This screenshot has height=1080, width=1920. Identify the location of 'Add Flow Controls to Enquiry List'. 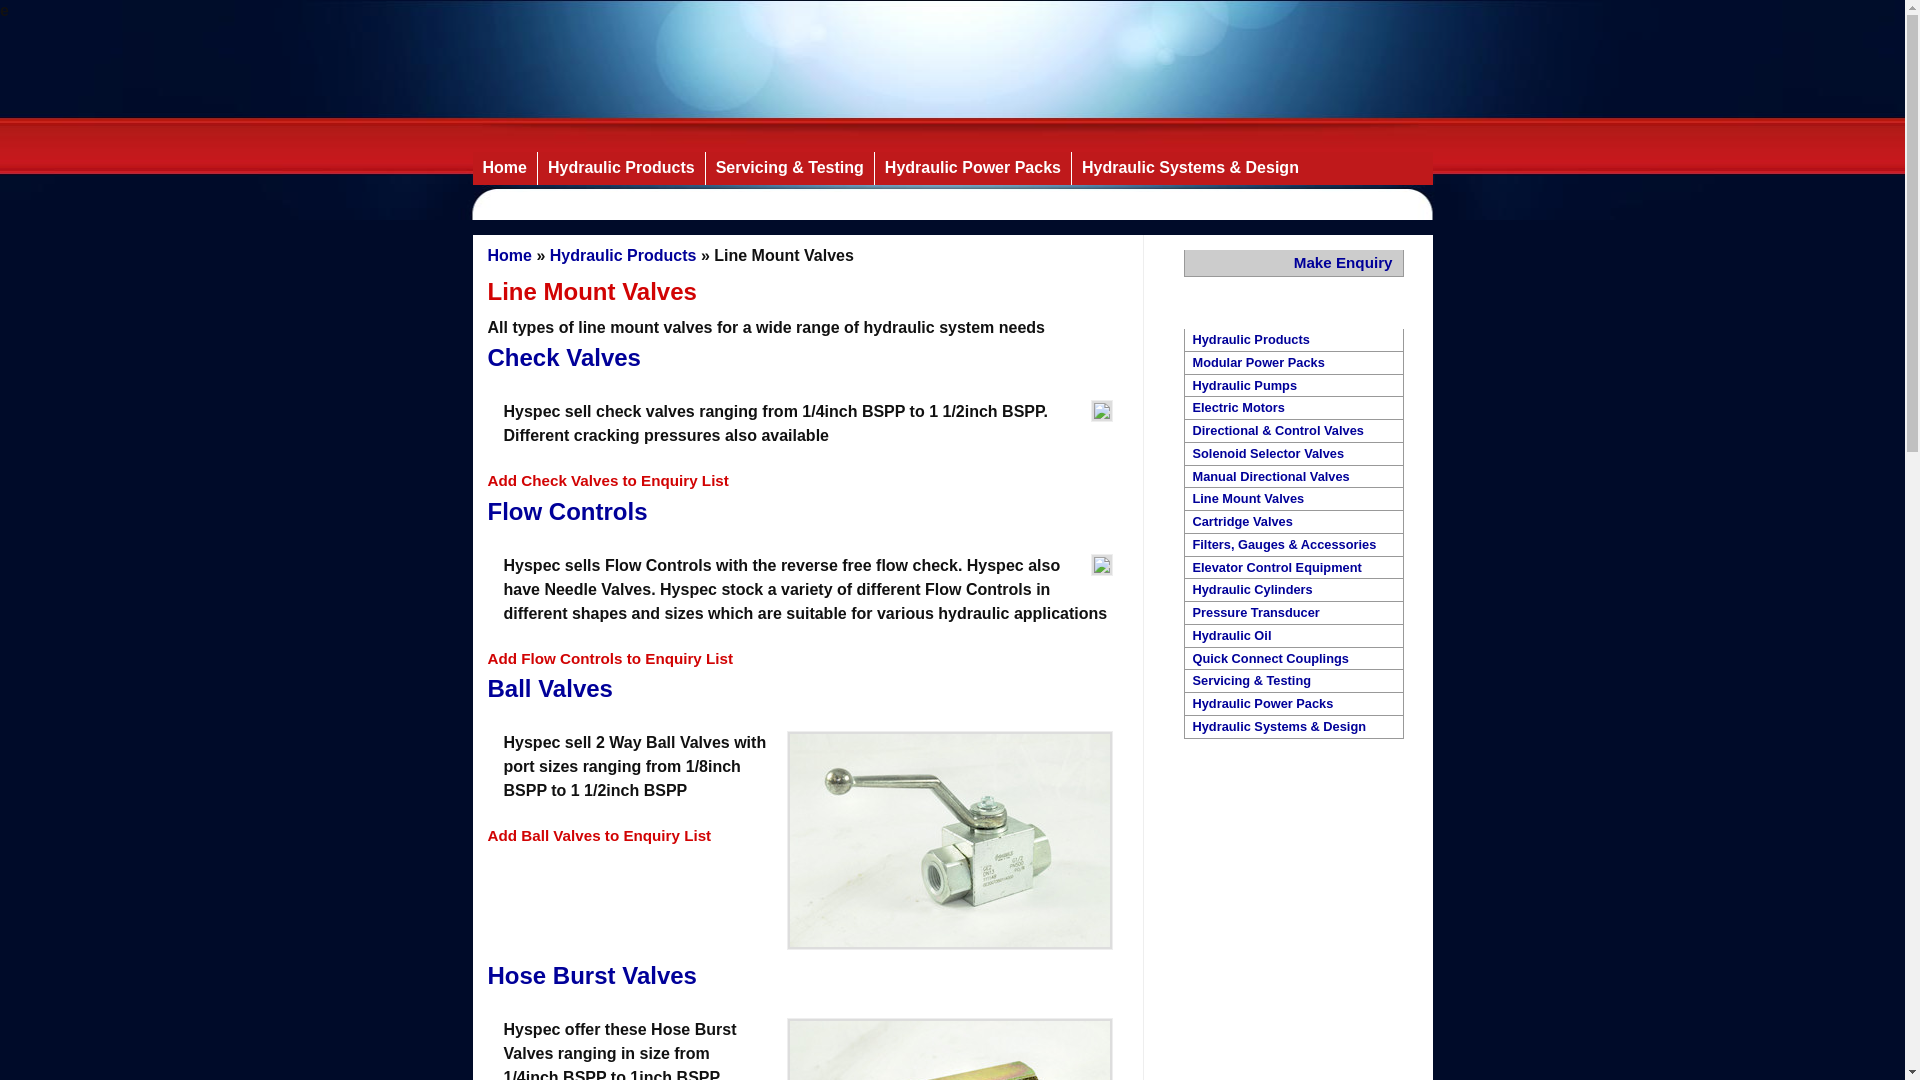
(609, 658).